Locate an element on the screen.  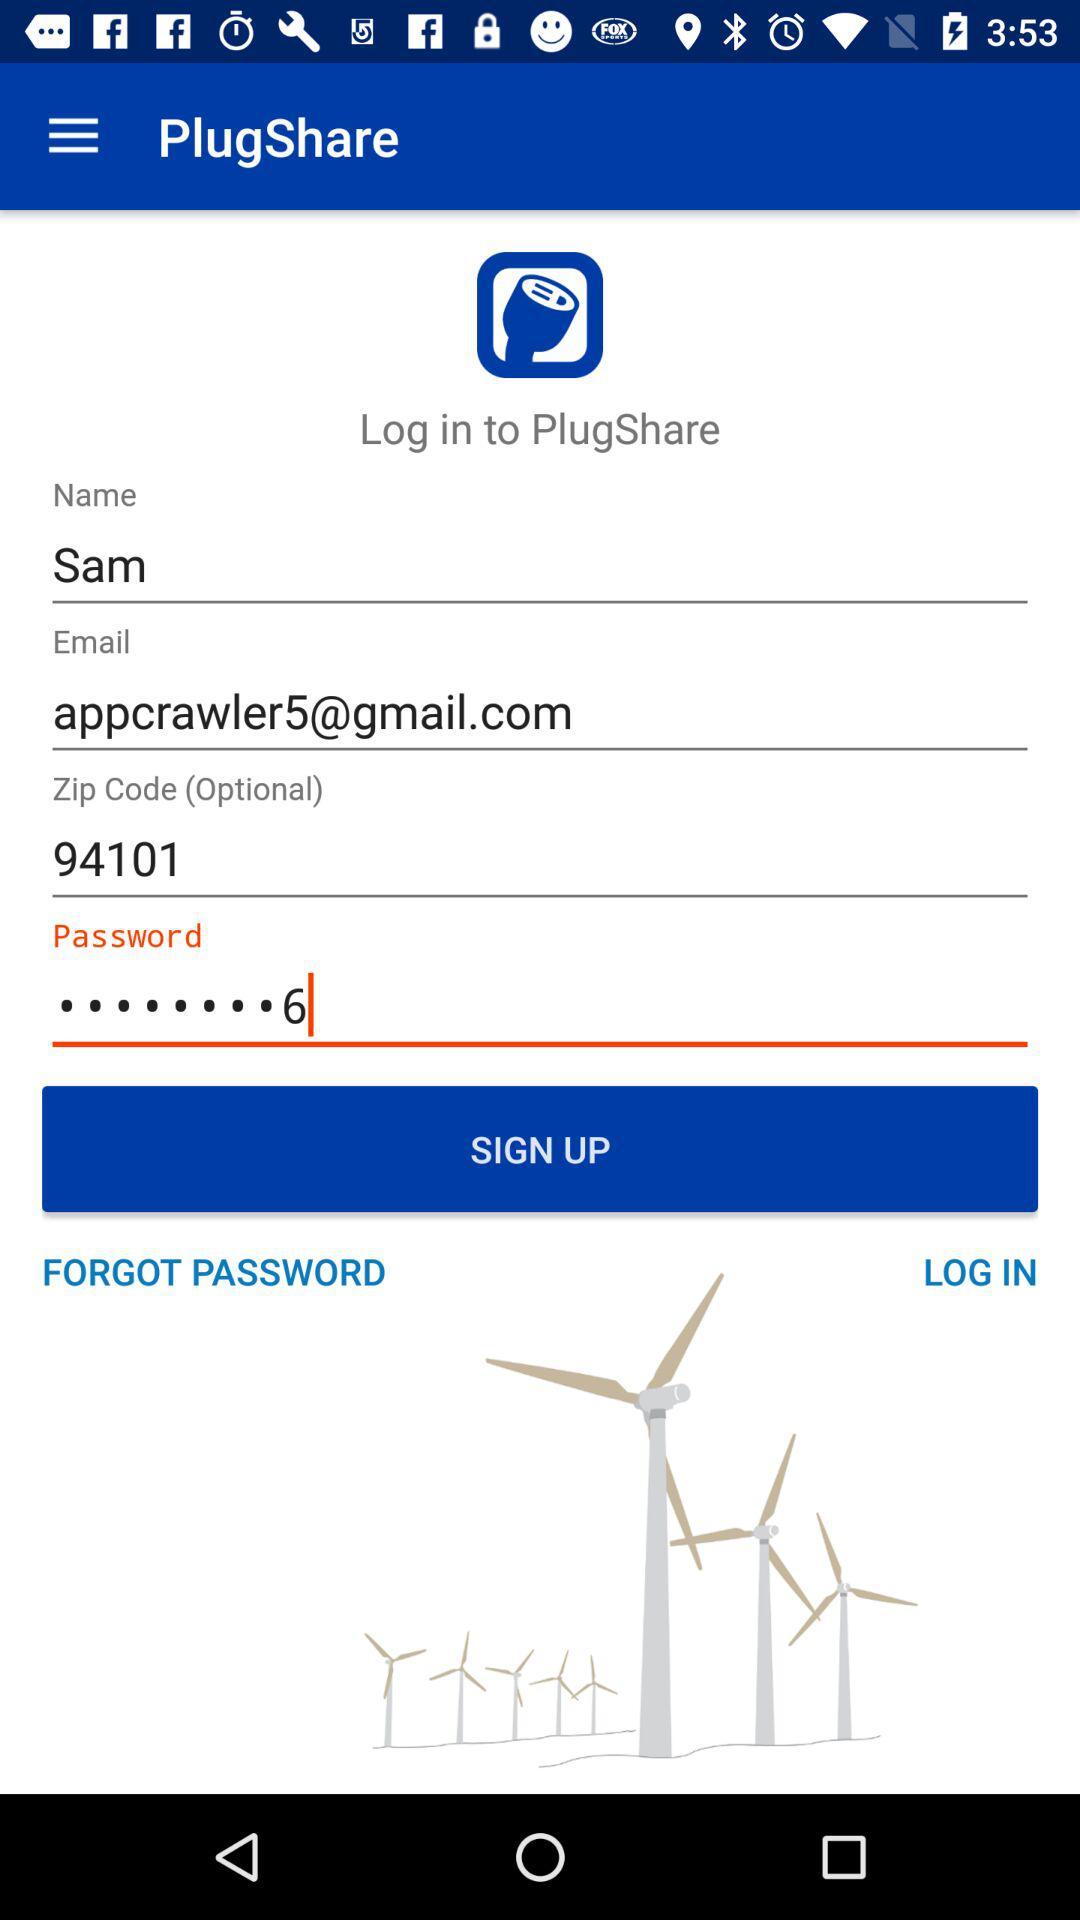
icon below the sign up icon is located at coordinates (224, 1270).